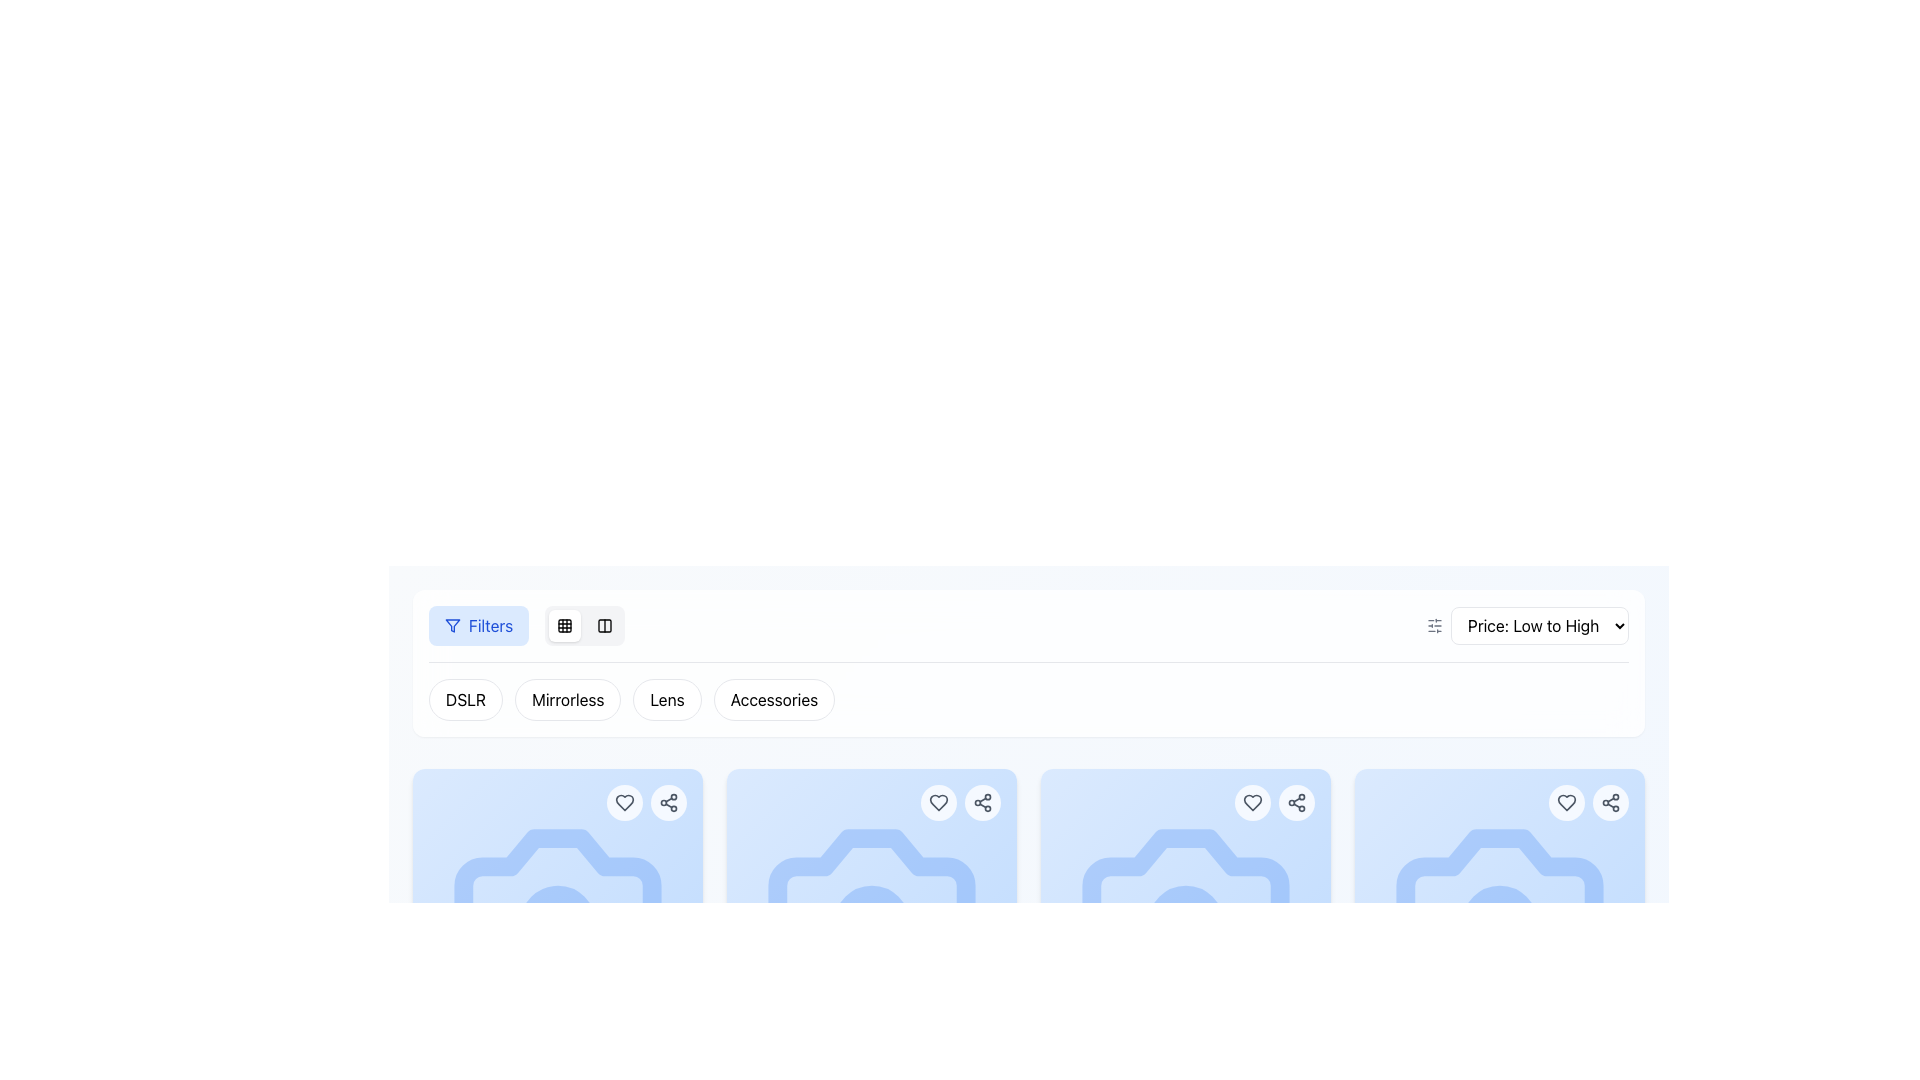  What do you see at coordinates (983, 801) in the screenshot?
I see `the share icon button located in the top-right corner of the product card` at bounding box center [983, 801].